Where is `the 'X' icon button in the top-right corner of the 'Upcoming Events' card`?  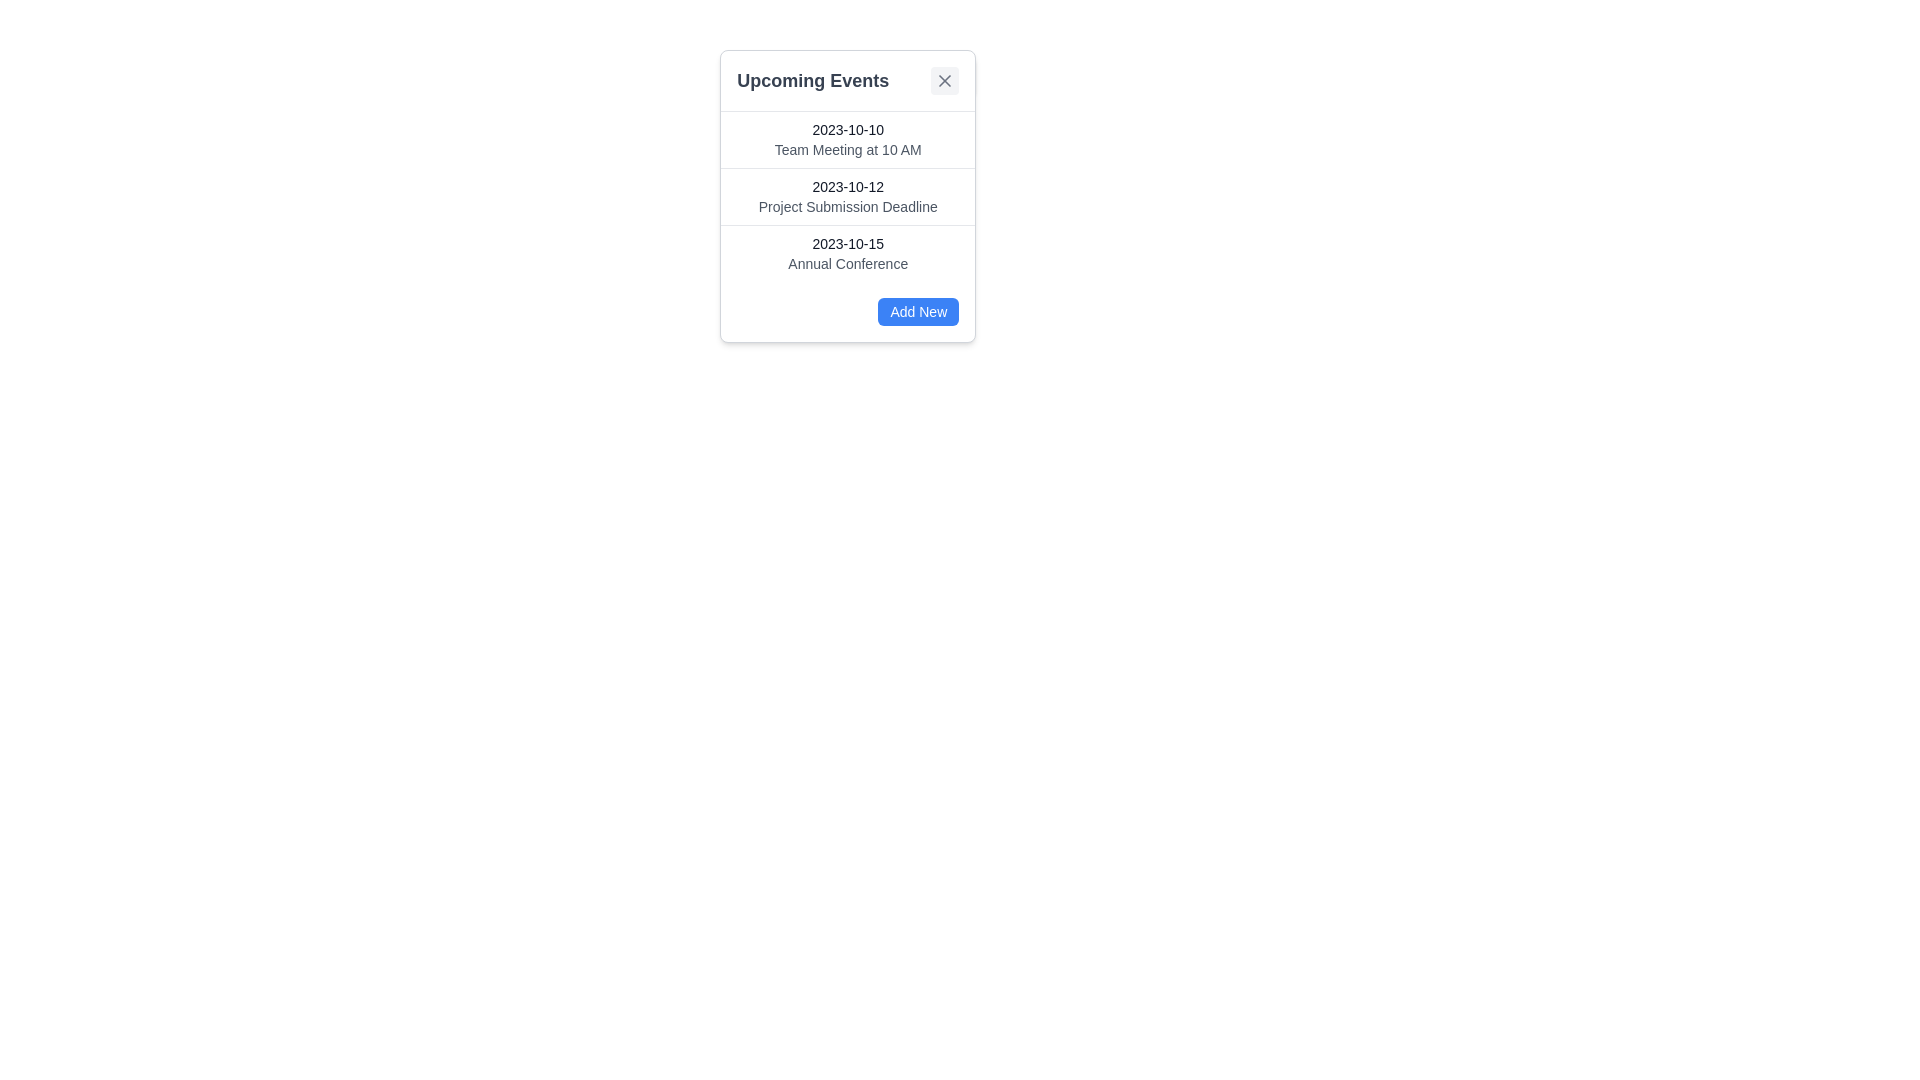 the 'X' icon button in the top-right corner of the 'Upcoming Events' card is located at coordinates (944, 80).